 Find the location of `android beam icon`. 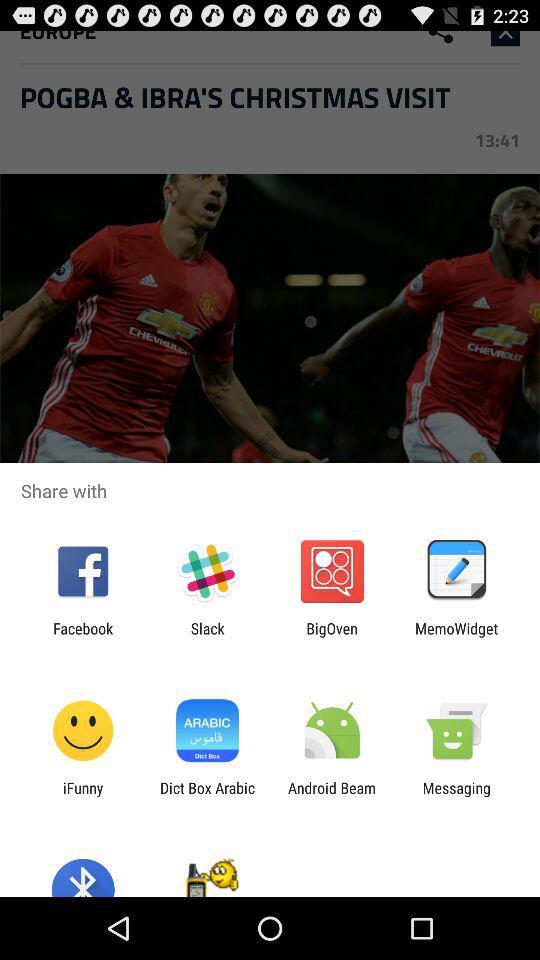

android beam icon is located at coordinates (332, 796).